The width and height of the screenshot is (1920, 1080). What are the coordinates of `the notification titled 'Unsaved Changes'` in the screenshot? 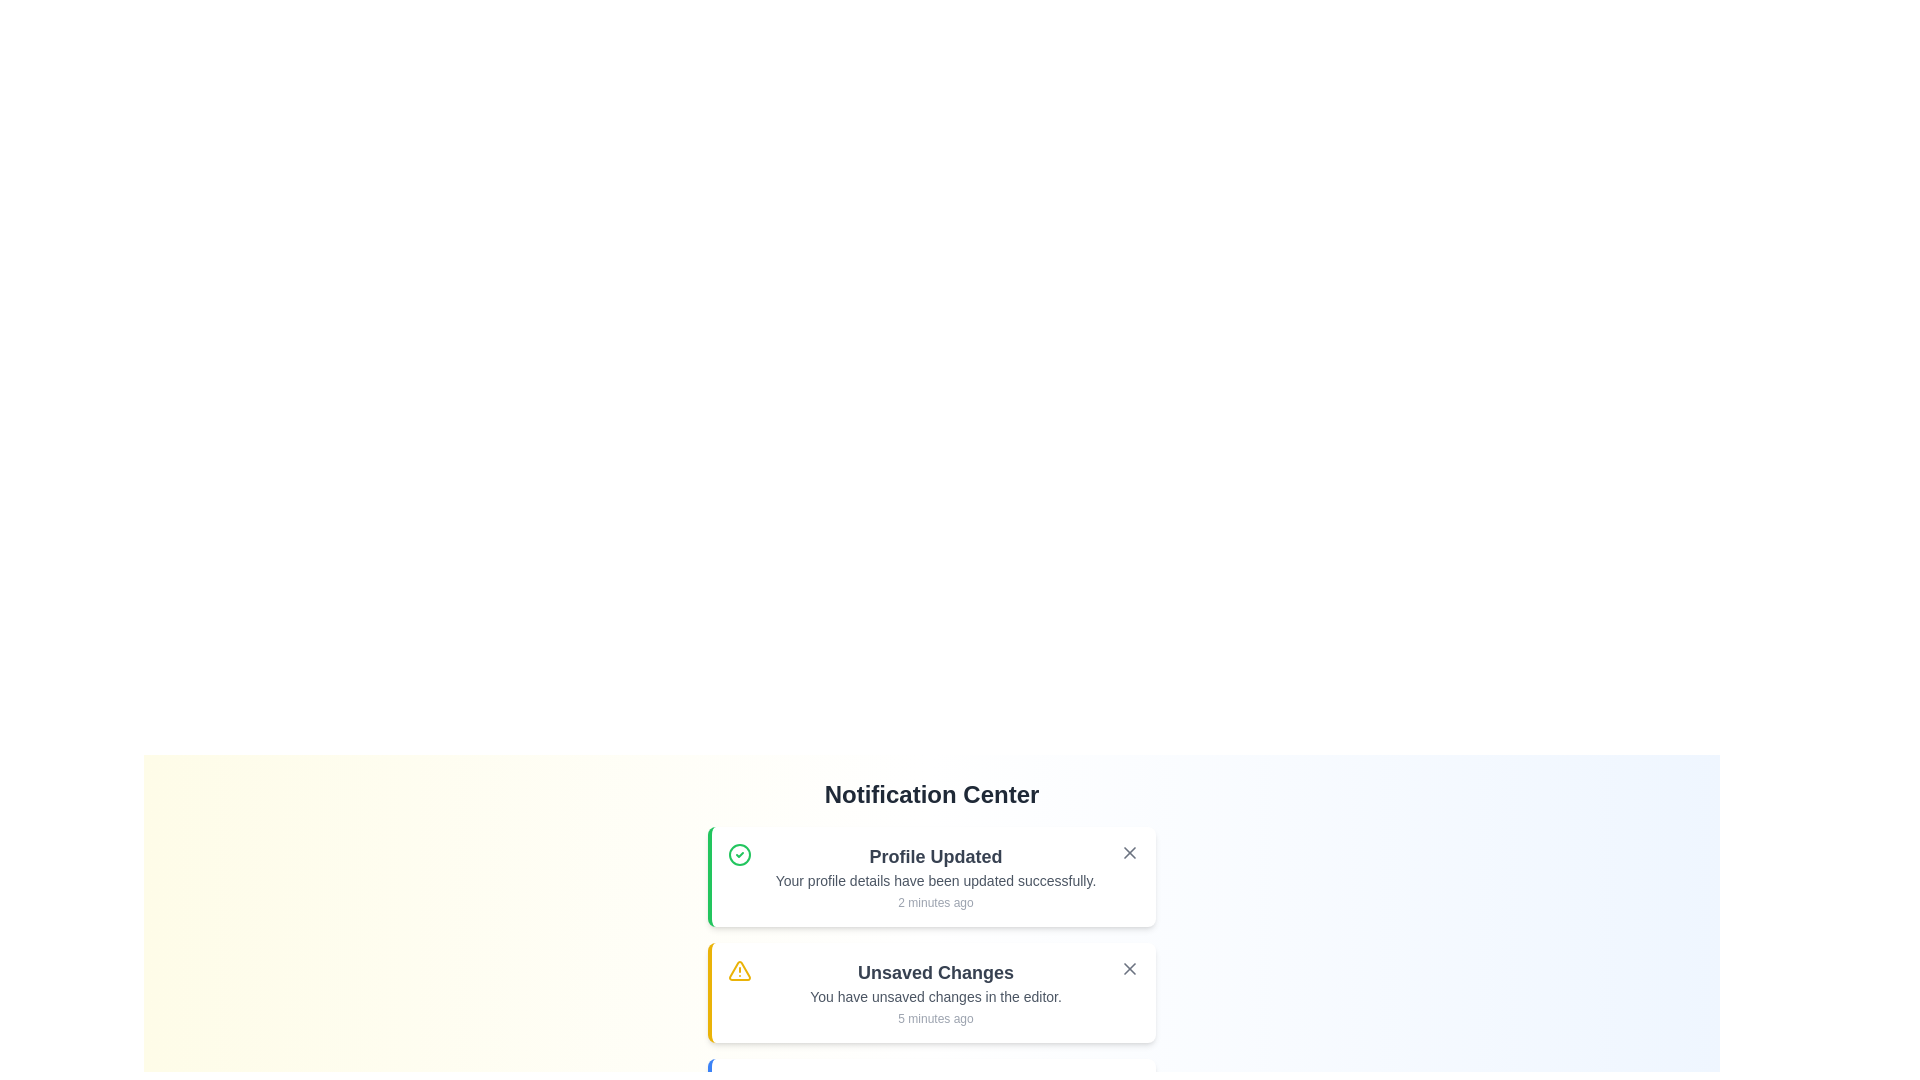 It's located at (930, 992).